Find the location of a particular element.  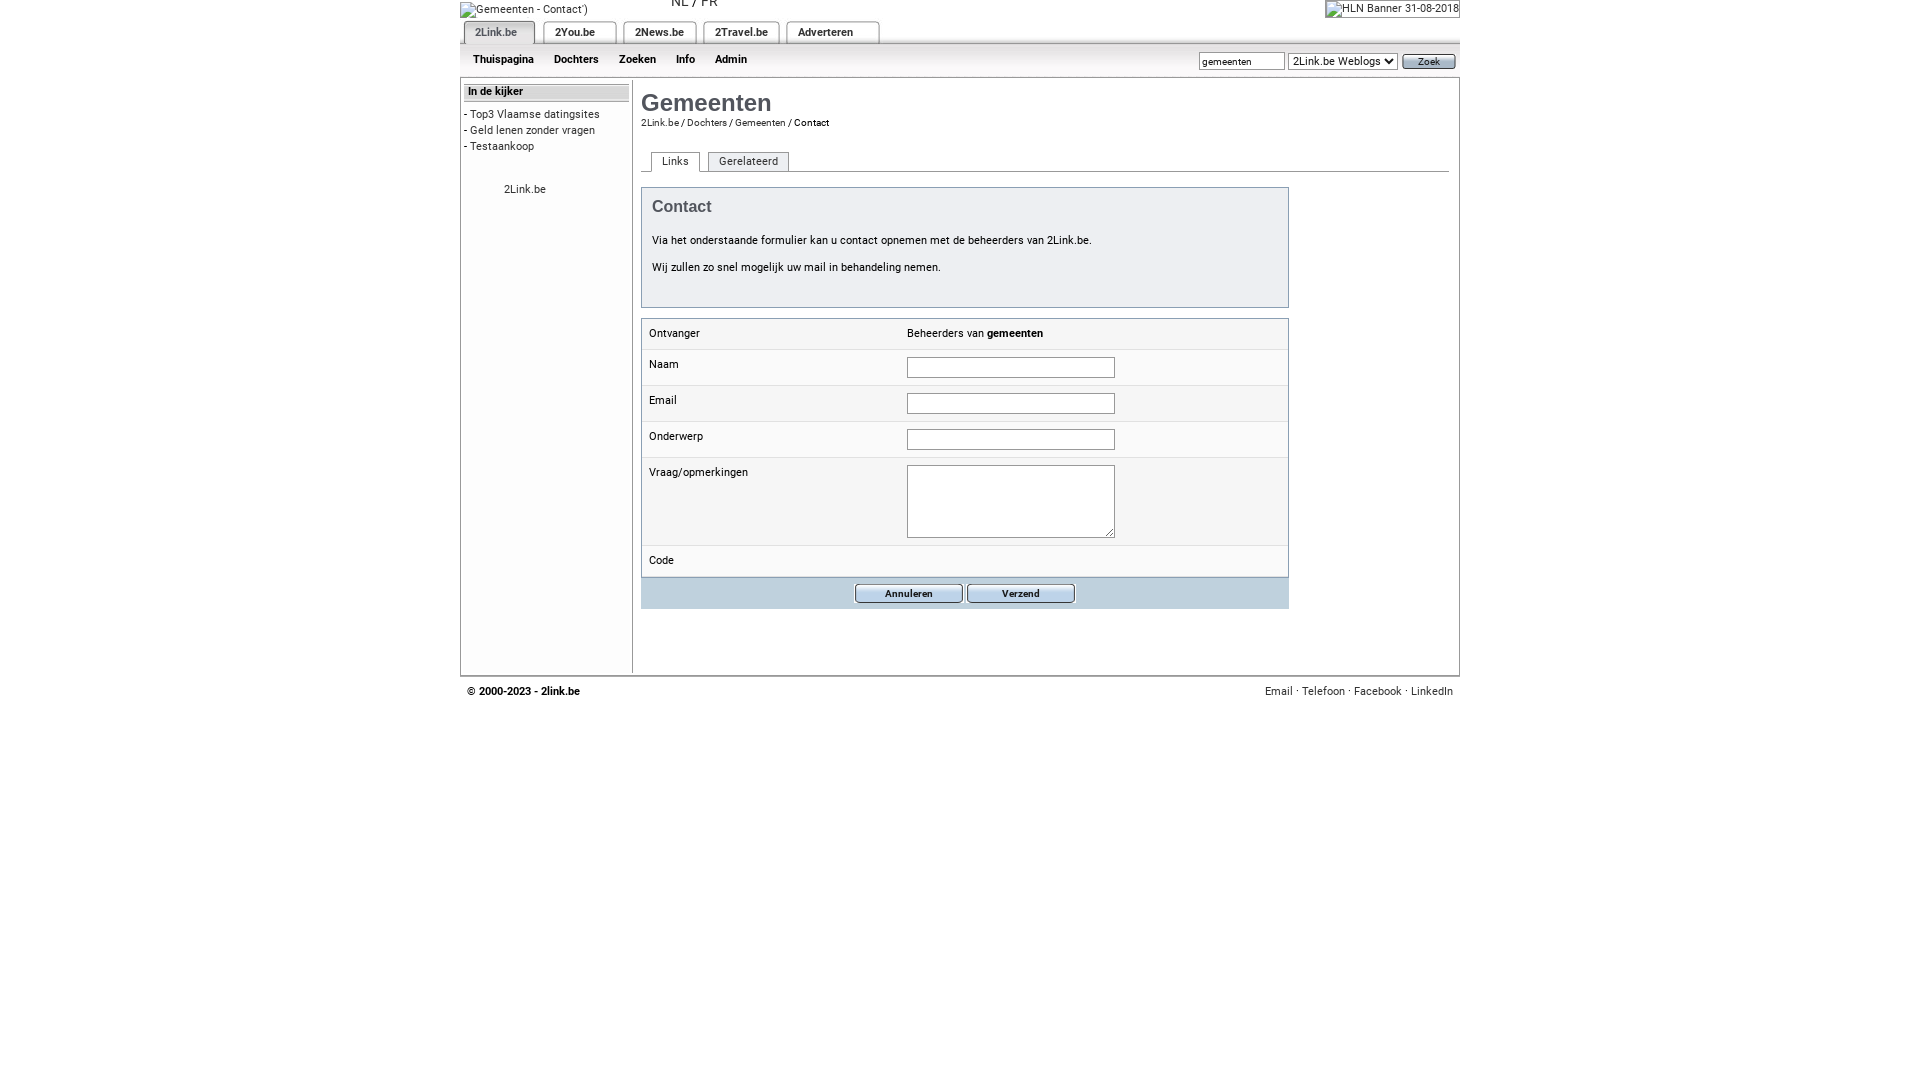

'LinkedIn' is located at coordinates (1410, 690).